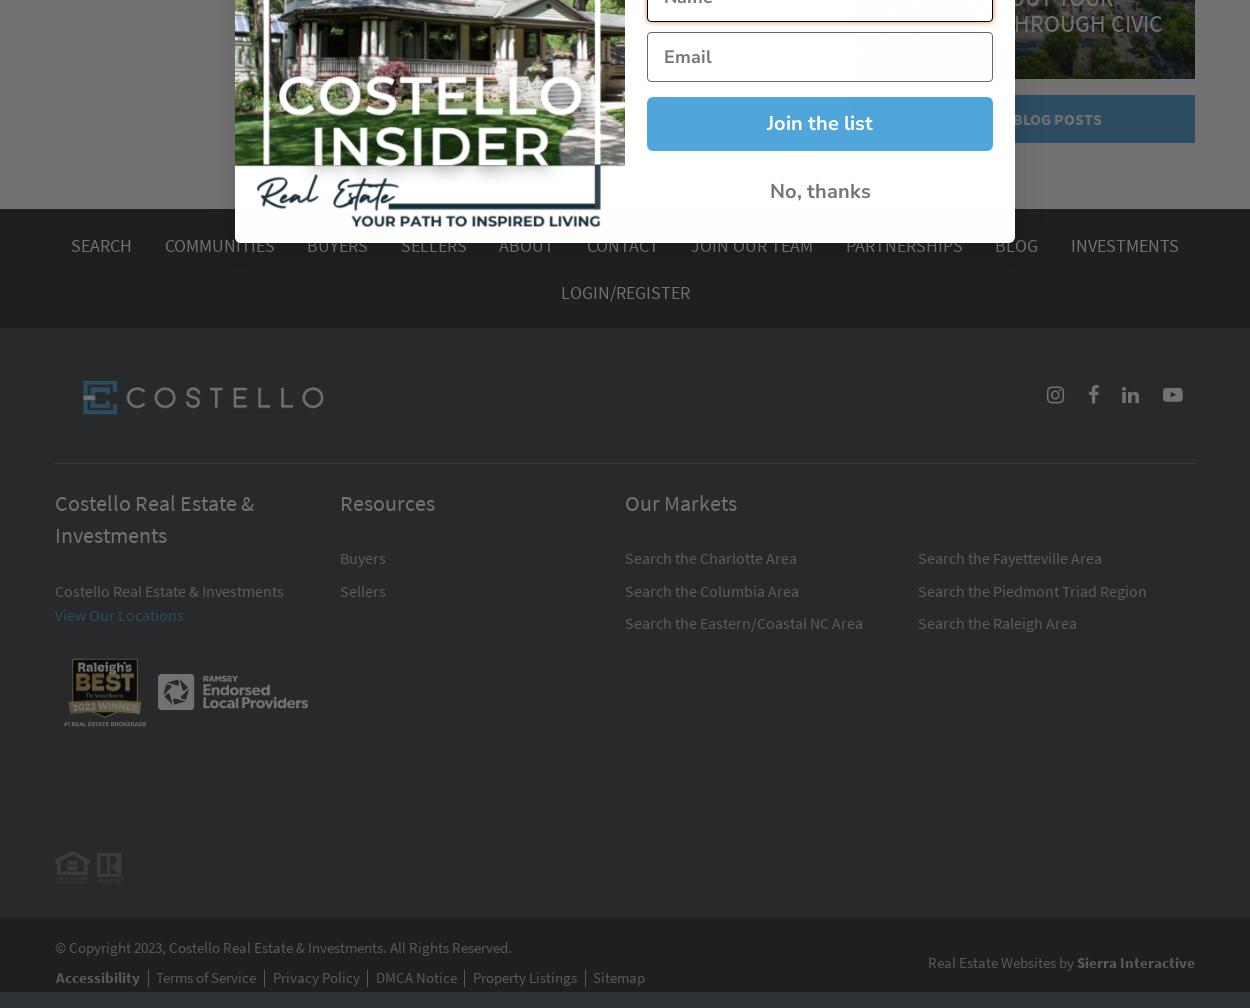 Image resolution: width=1250 pixels, height=1008 pixels. I want to click on 'About', so click(498, 245).